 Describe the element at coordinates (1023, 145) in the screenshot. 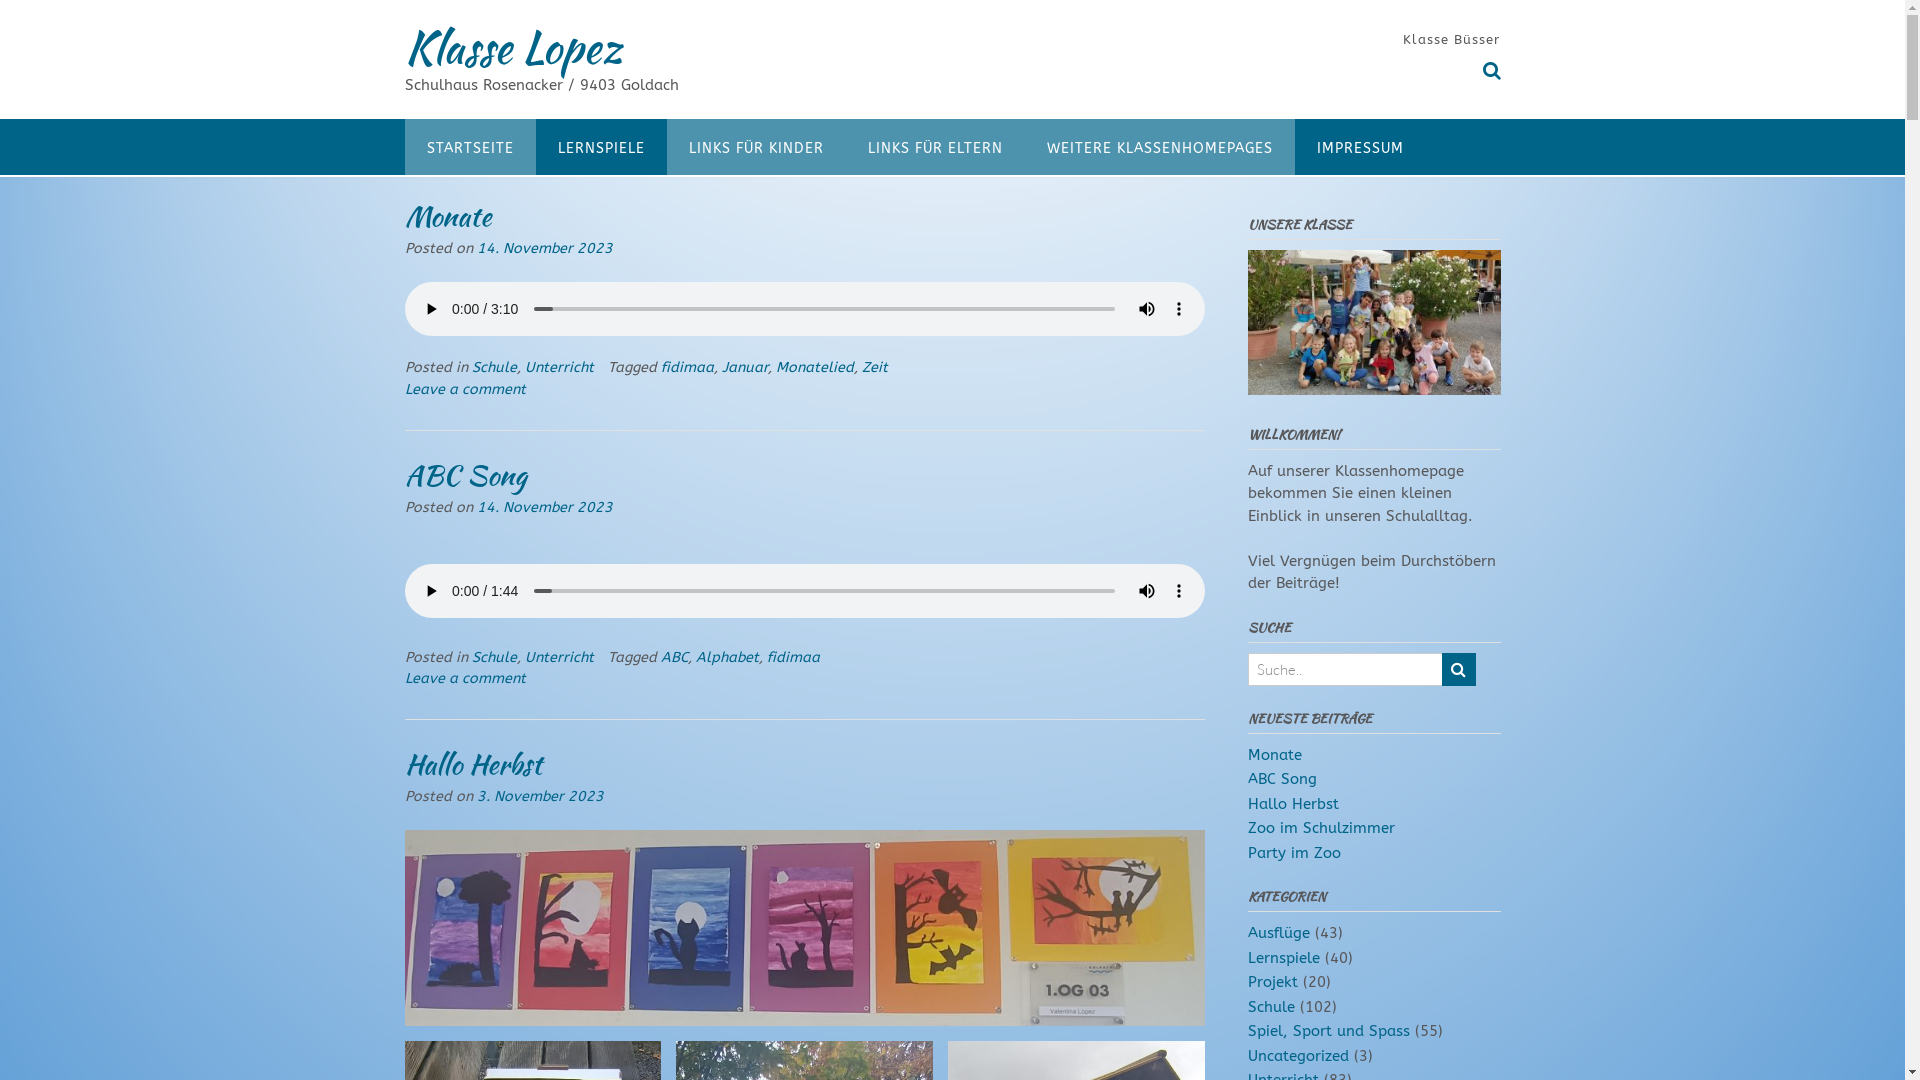

I see `'WEITERE KLASSENHOMEPAGES'` at that location.